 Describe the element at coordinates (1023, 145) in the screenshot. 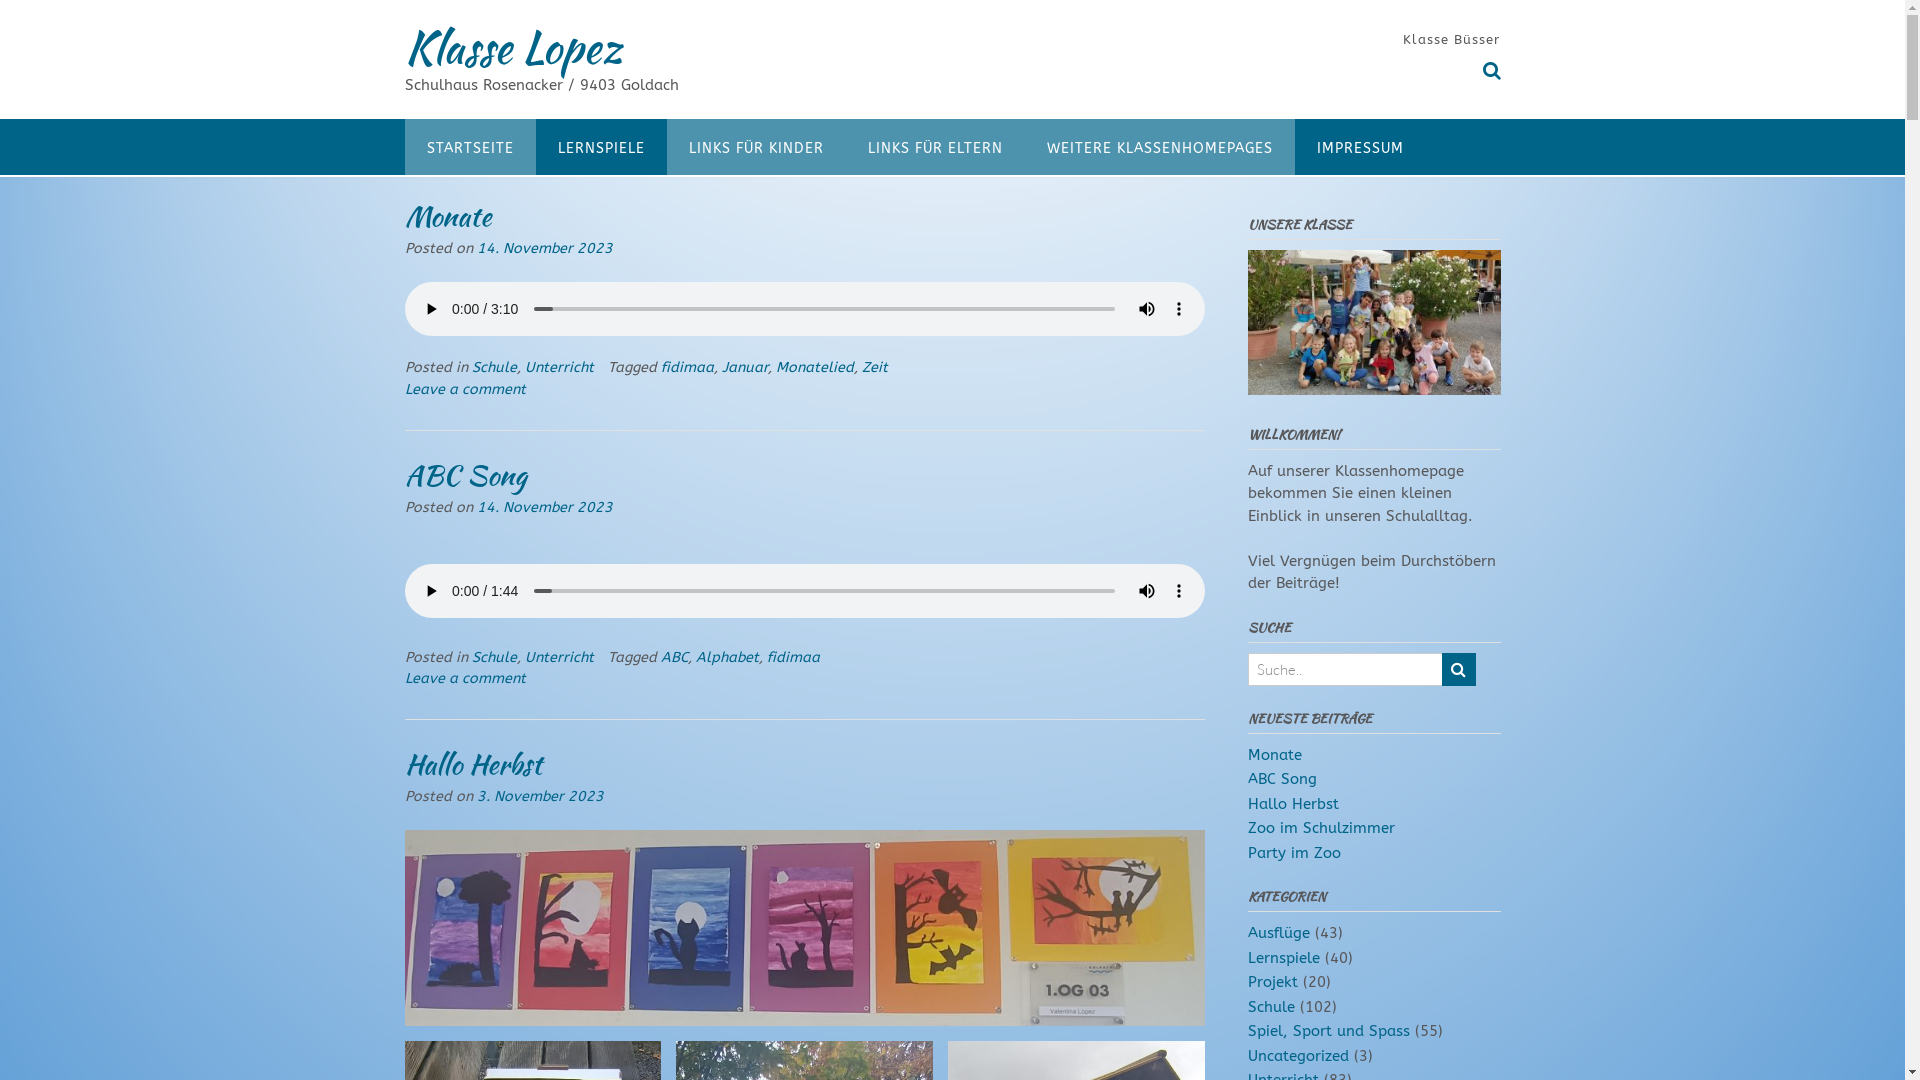

I see `'WEITERE KLASSENHOMEPAGES'` at that location.